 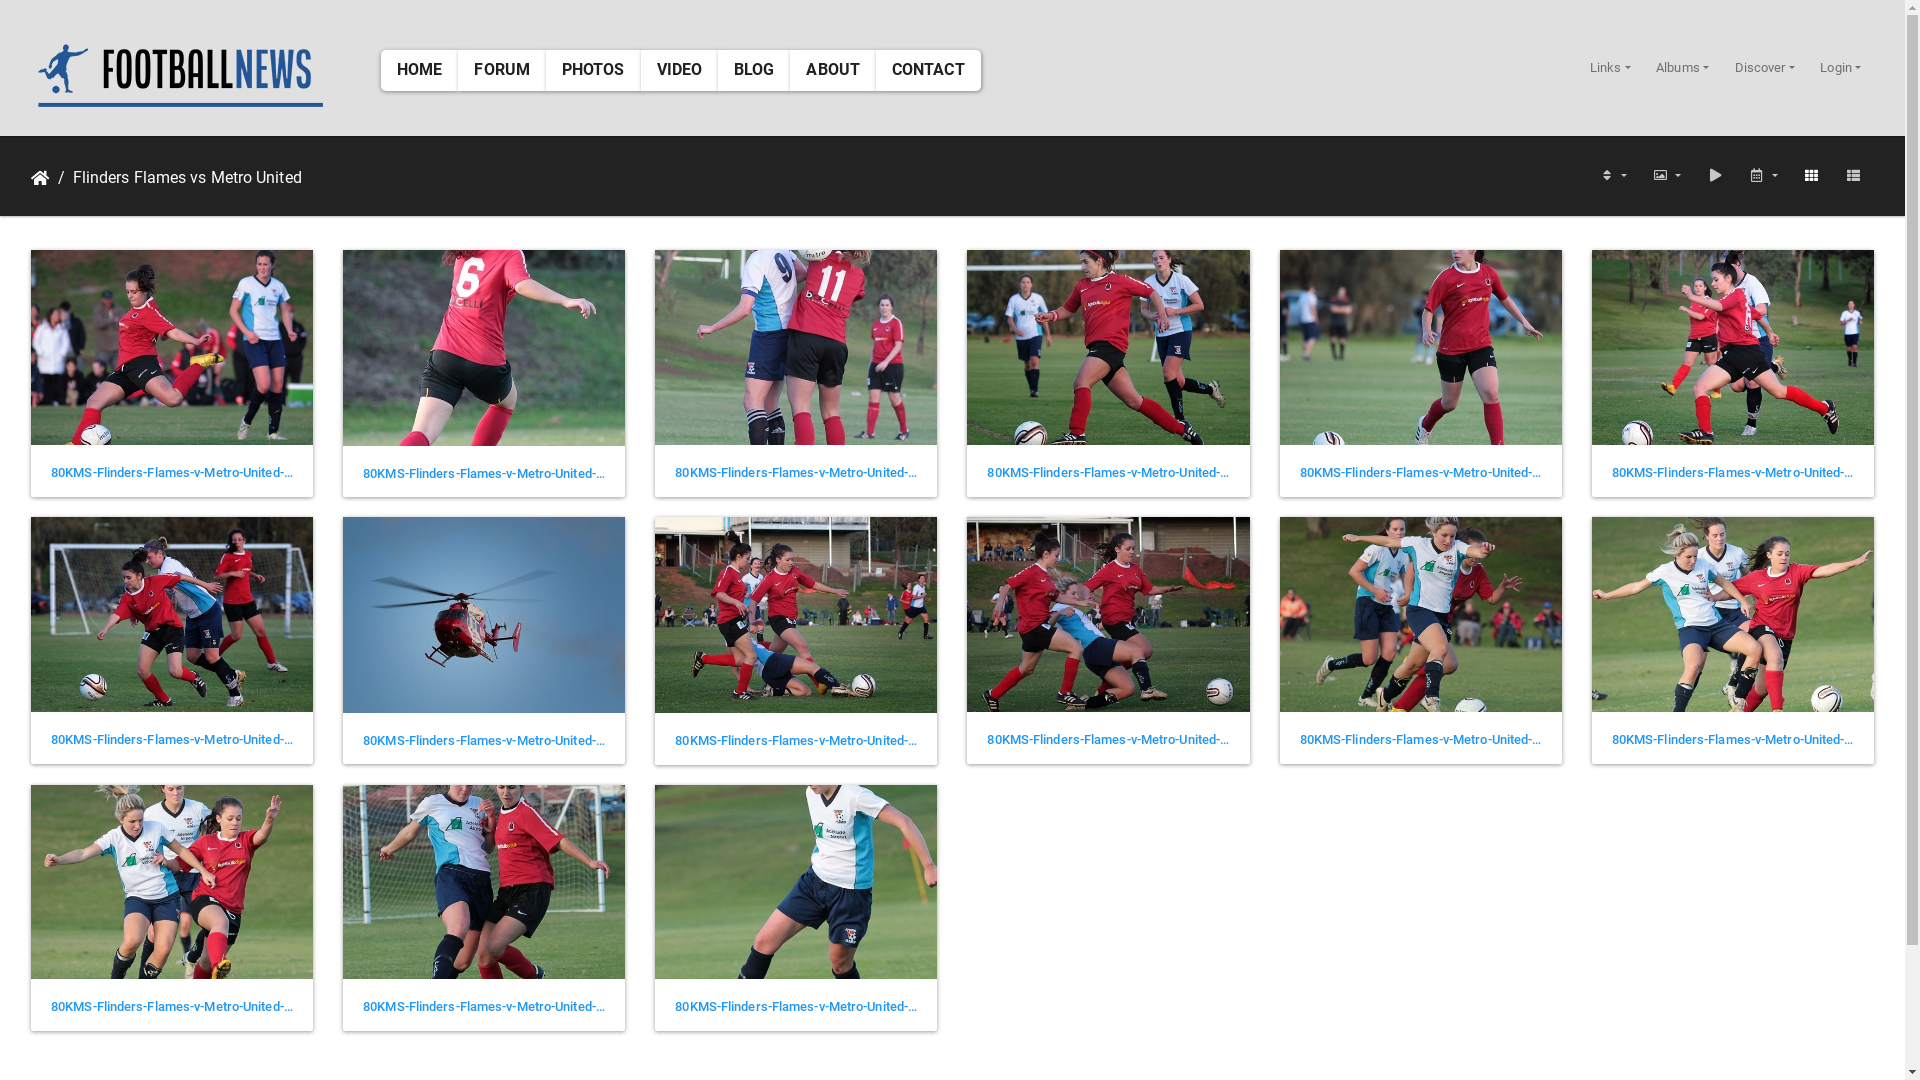 I want to click on 'Calendar', so click(x=1762, y=175).